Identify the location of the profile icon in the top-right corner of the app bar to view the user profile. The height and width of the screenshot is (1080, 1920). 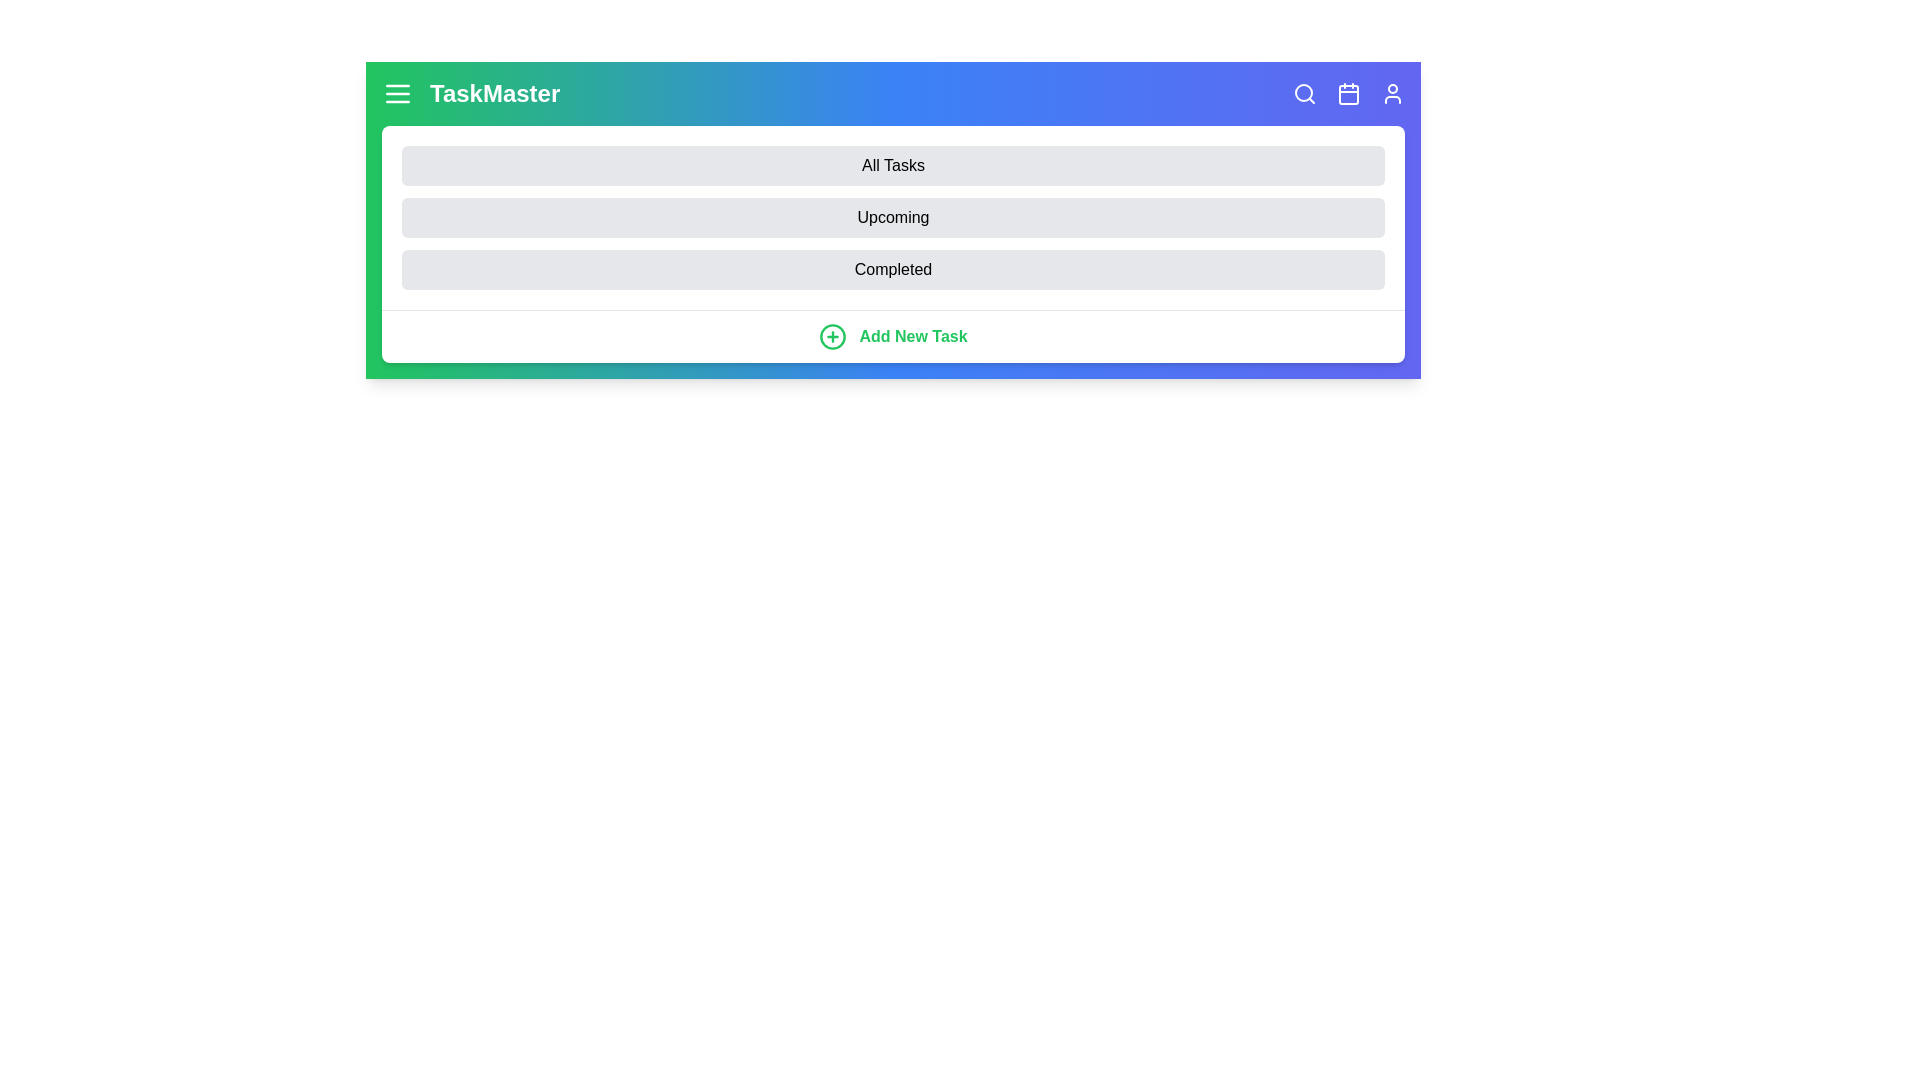
(1391, 93).